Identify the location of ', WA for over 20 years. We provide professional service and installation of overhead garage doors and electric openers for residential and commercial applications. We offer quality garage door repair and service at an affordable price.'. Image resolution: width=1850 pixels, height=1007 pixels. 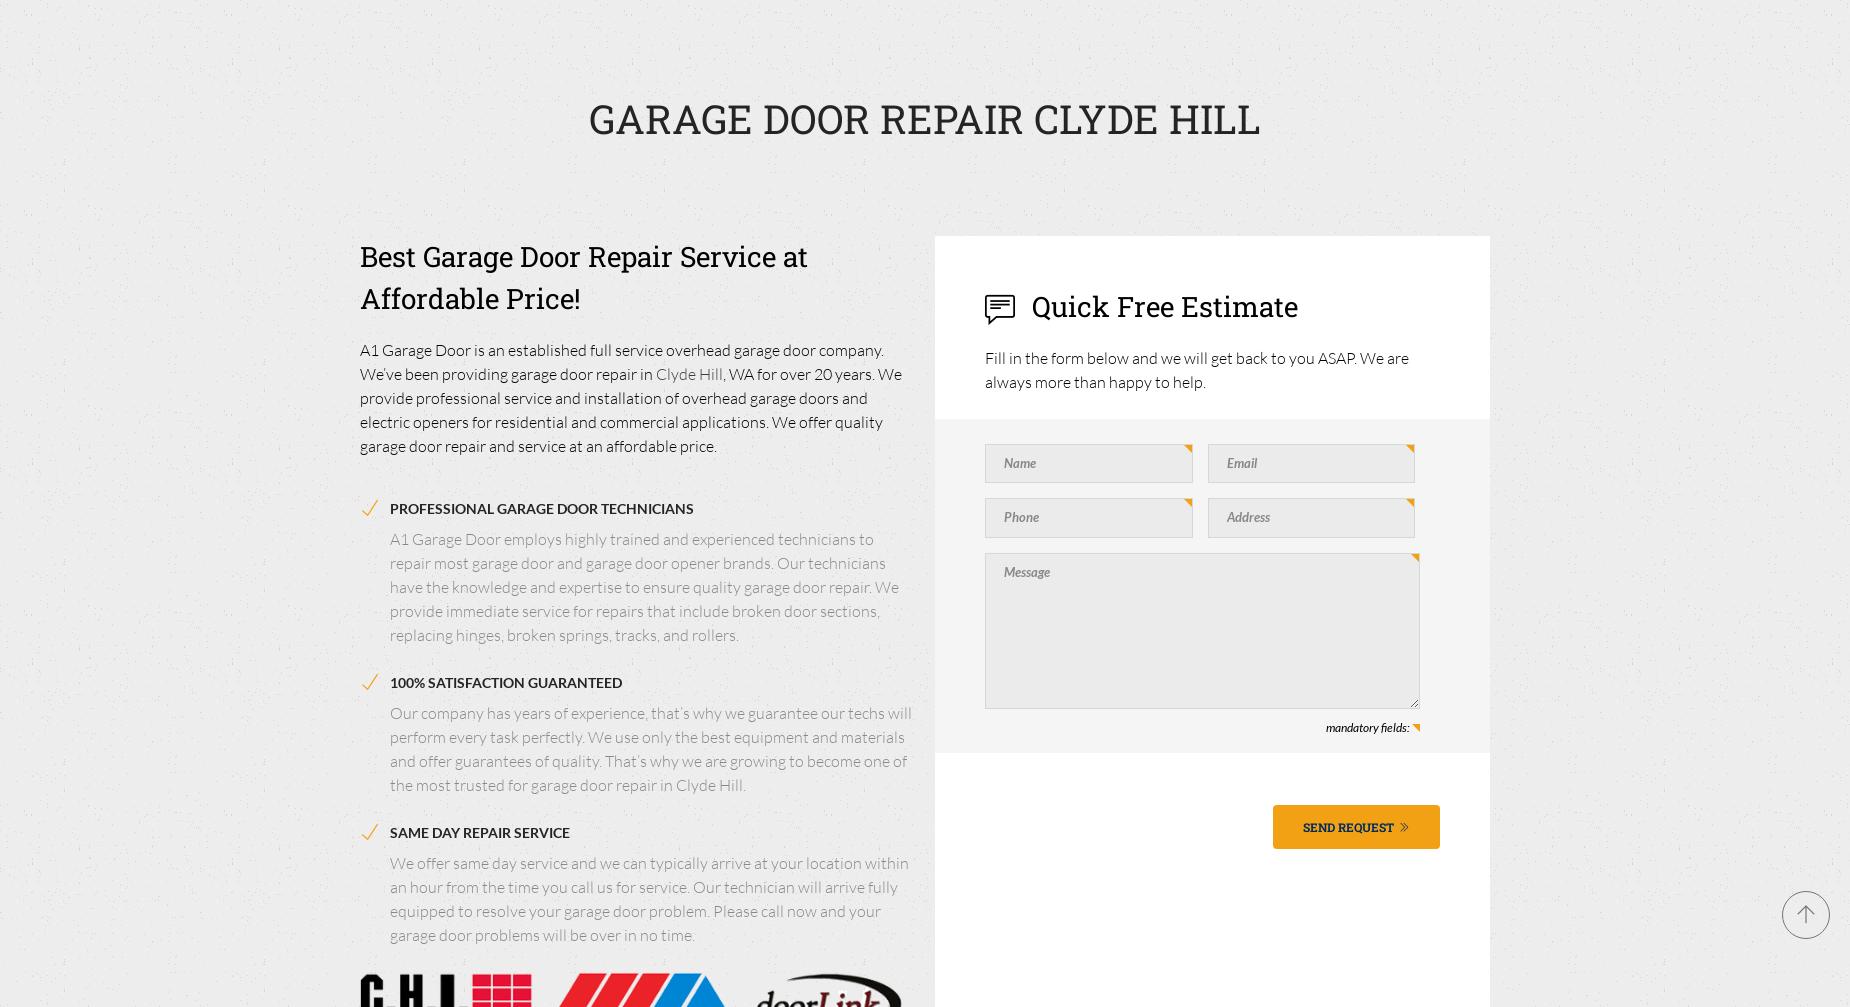
(359, 409).